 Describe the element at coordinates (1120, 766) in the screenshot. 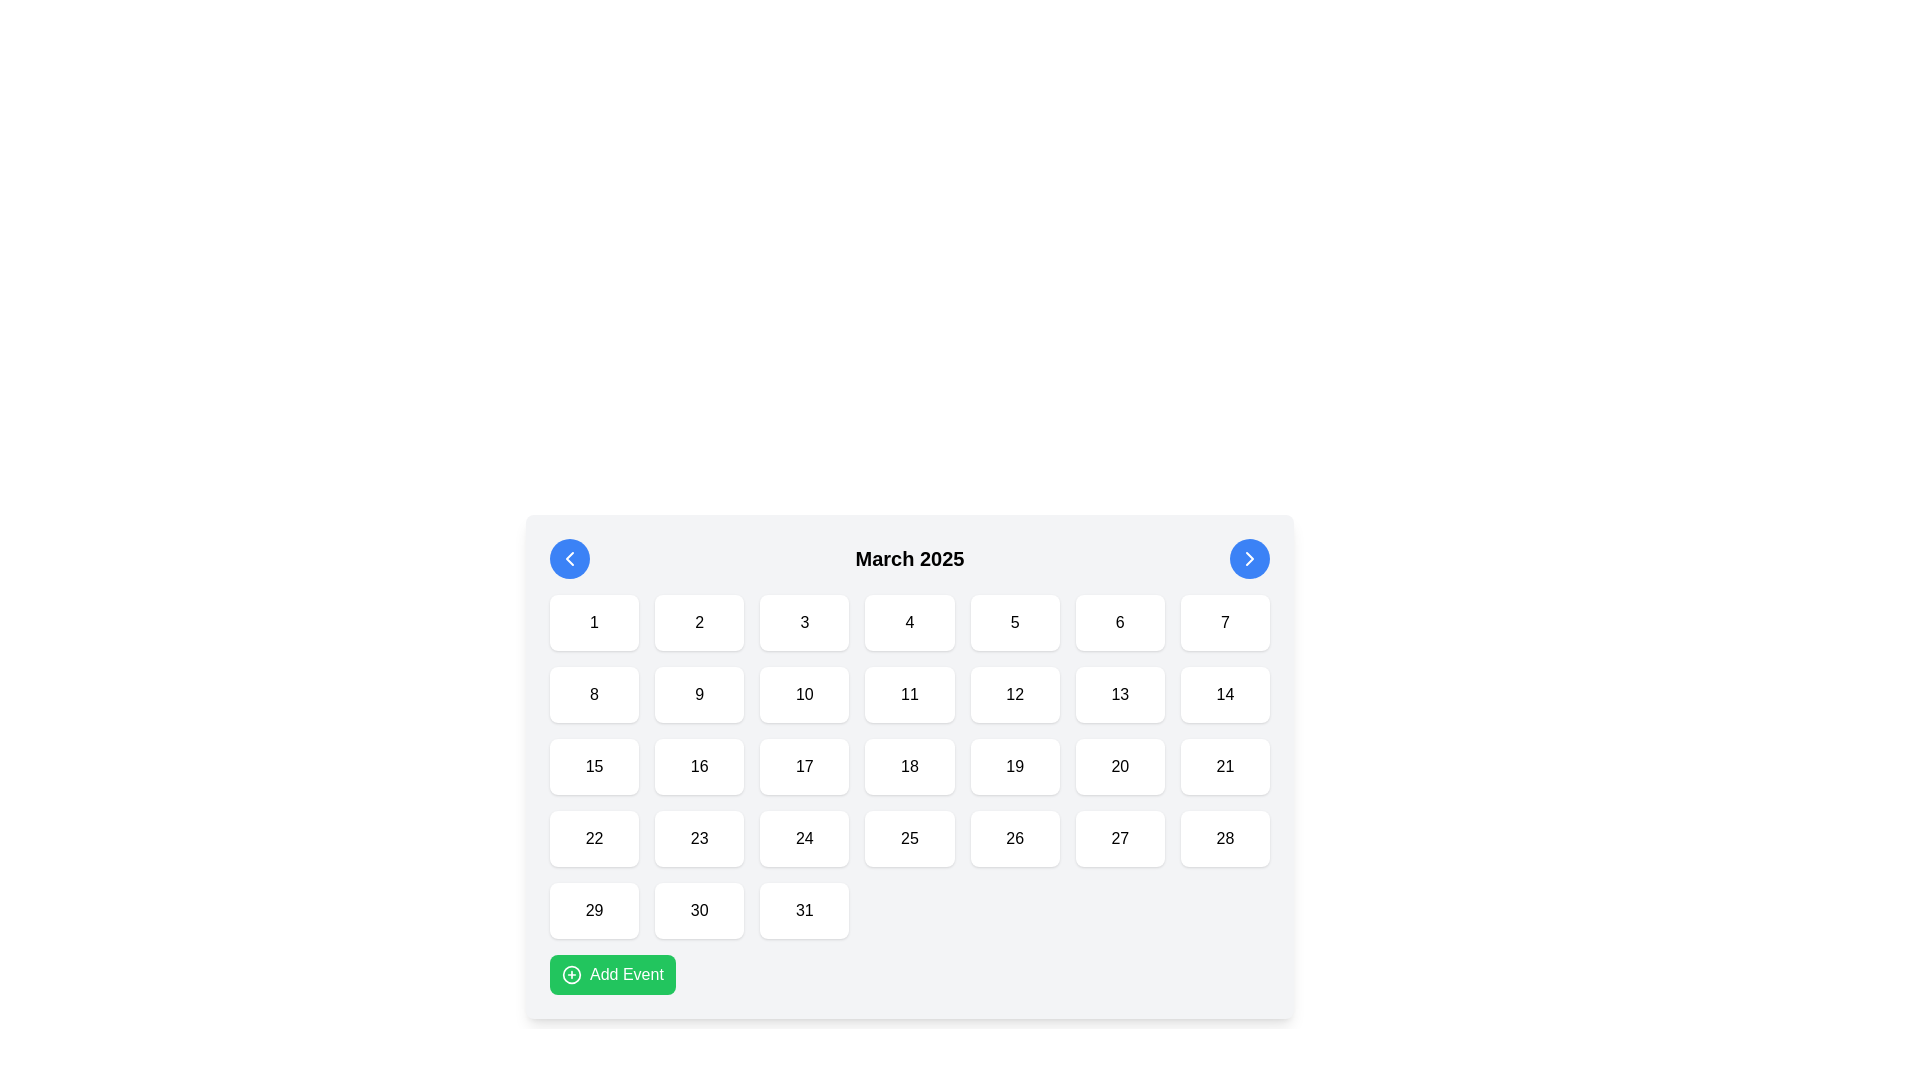

I see `the calendar date cell representing the date '20'` at that location.